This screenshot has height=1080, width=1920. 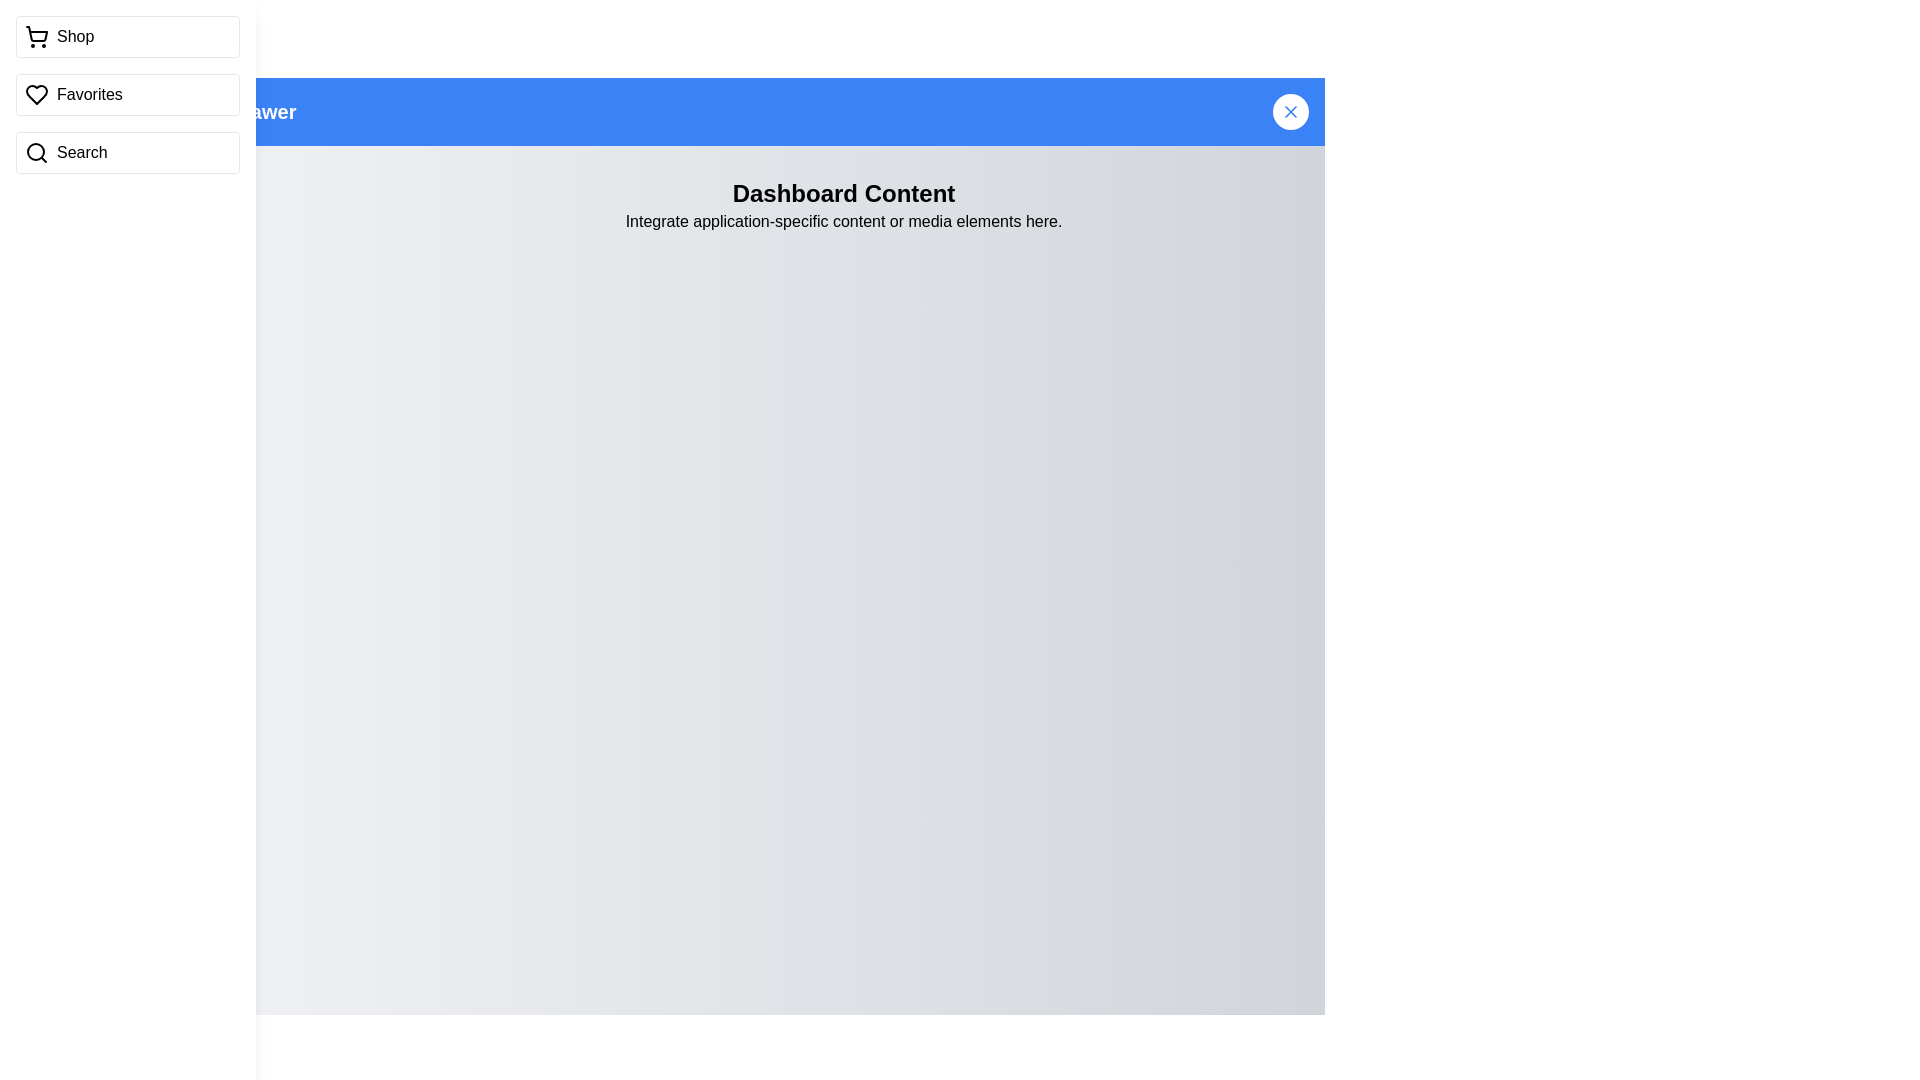 What do you see at coordinates (37, 37) in the screenshot?
I see `the 'Shop' icon located at the top of the sidebar, which serves as a navigation aid for shopping-related content` at bounding box center [37, 37].